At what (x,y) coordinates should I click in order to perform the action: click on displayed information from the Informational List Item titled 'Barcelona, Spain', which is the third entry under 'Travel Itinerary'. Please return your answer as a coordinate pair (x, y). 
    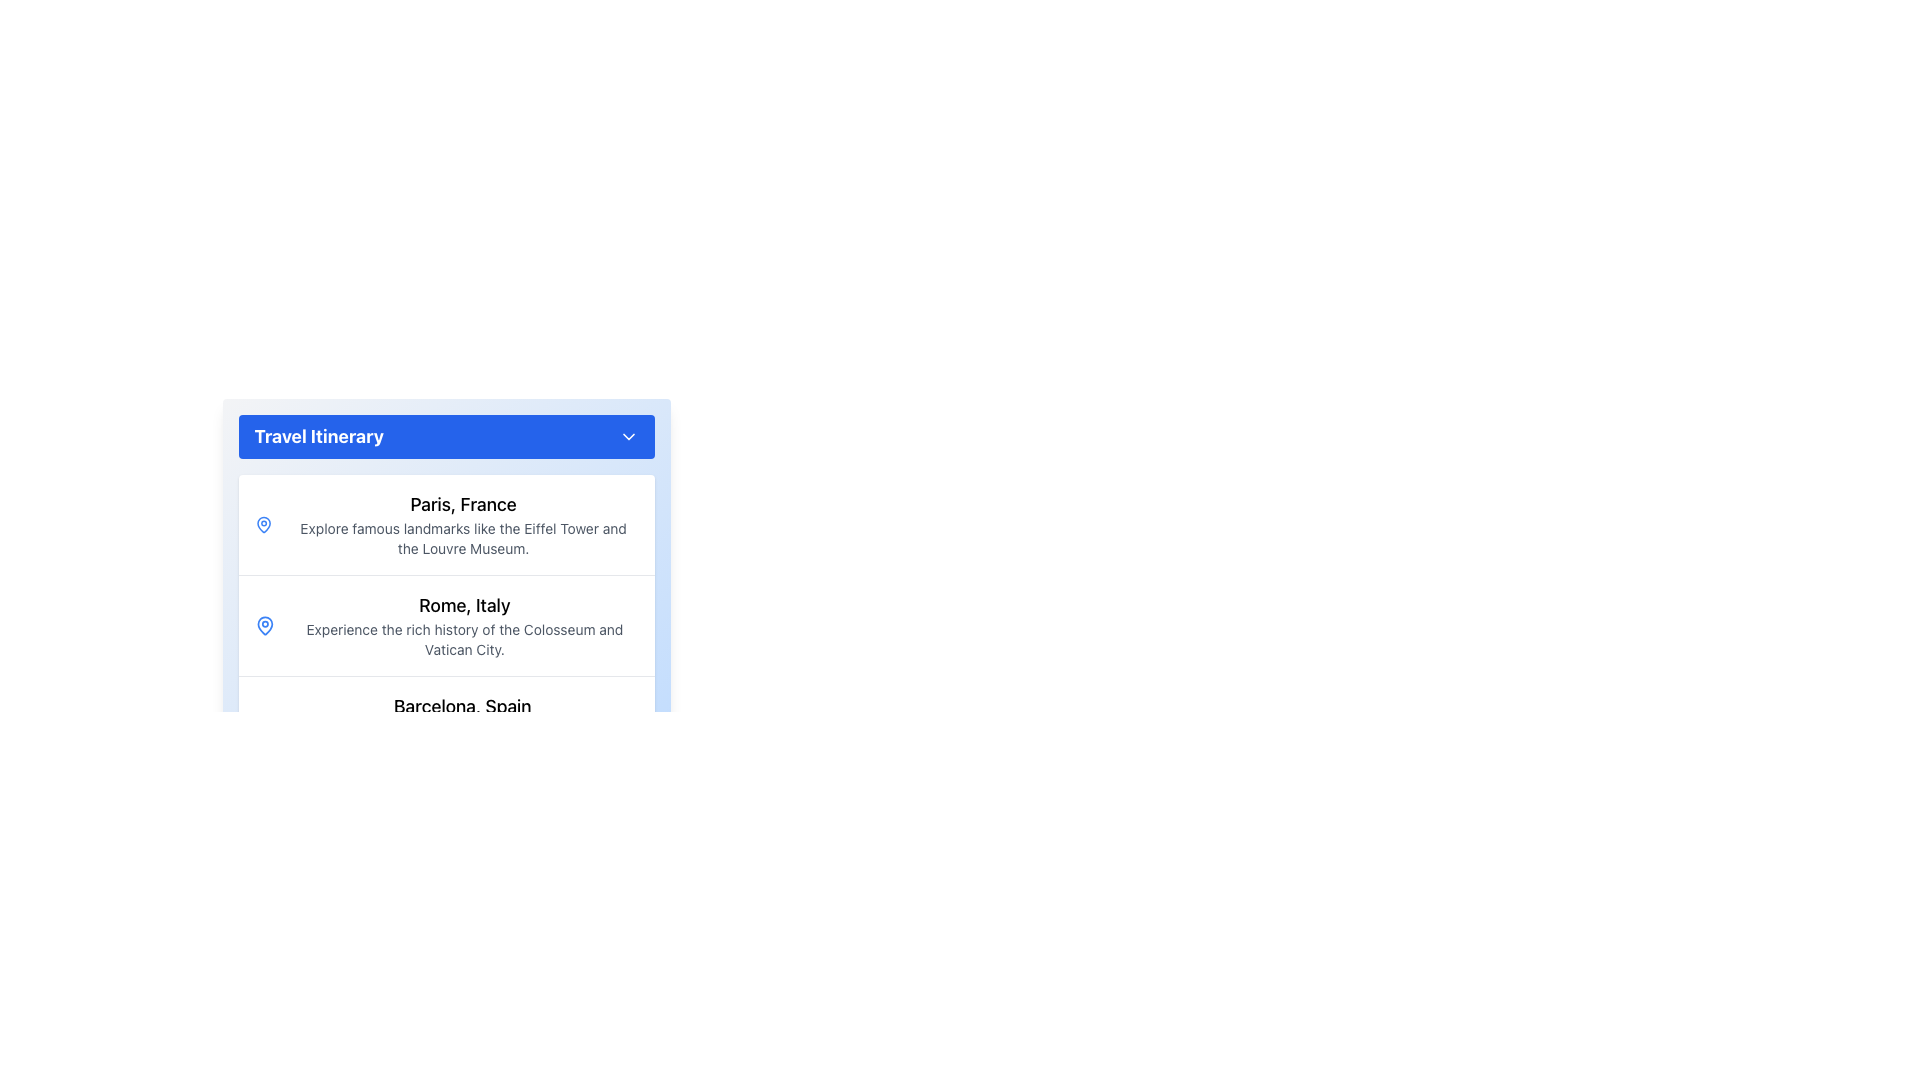
    Looking at the image, I should click on (445, 726).